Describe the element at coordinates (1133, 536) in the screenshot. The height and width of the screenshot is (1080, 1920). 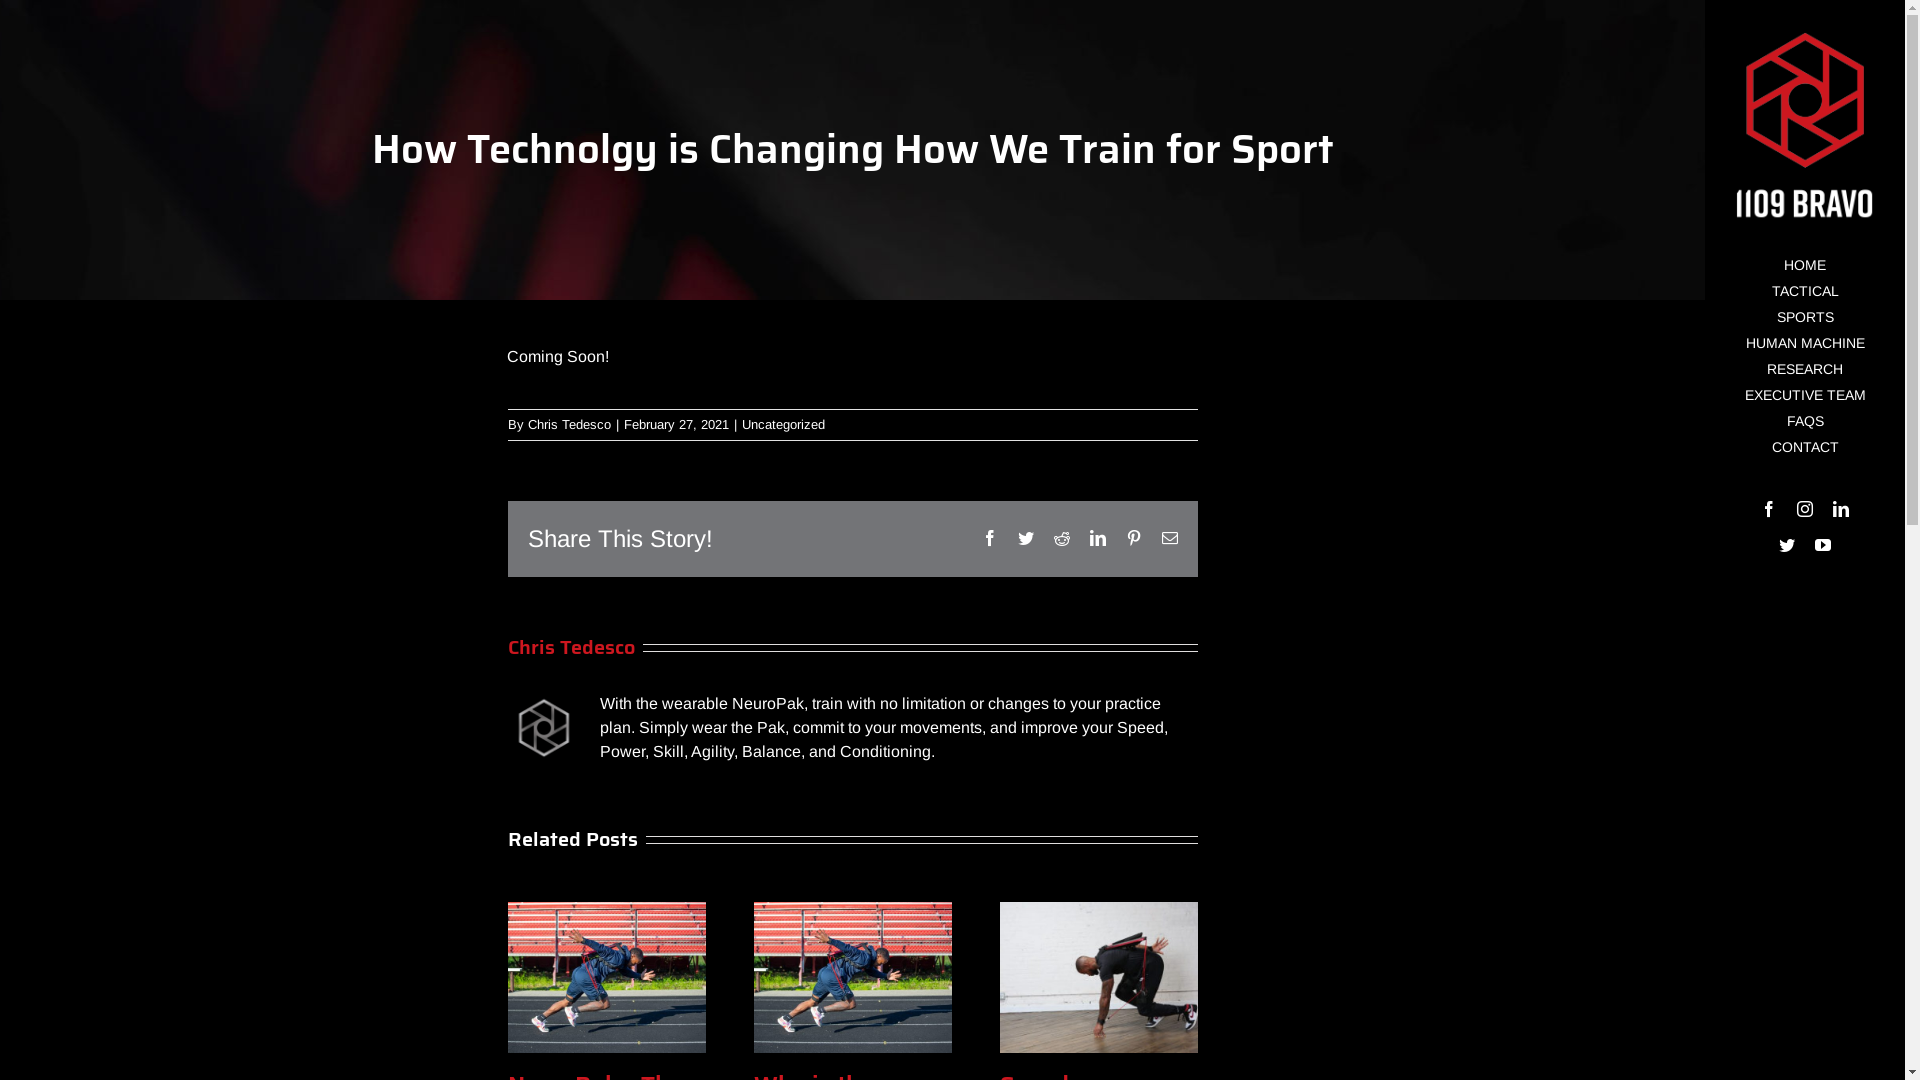
I see `'Pinterest'` at that location.